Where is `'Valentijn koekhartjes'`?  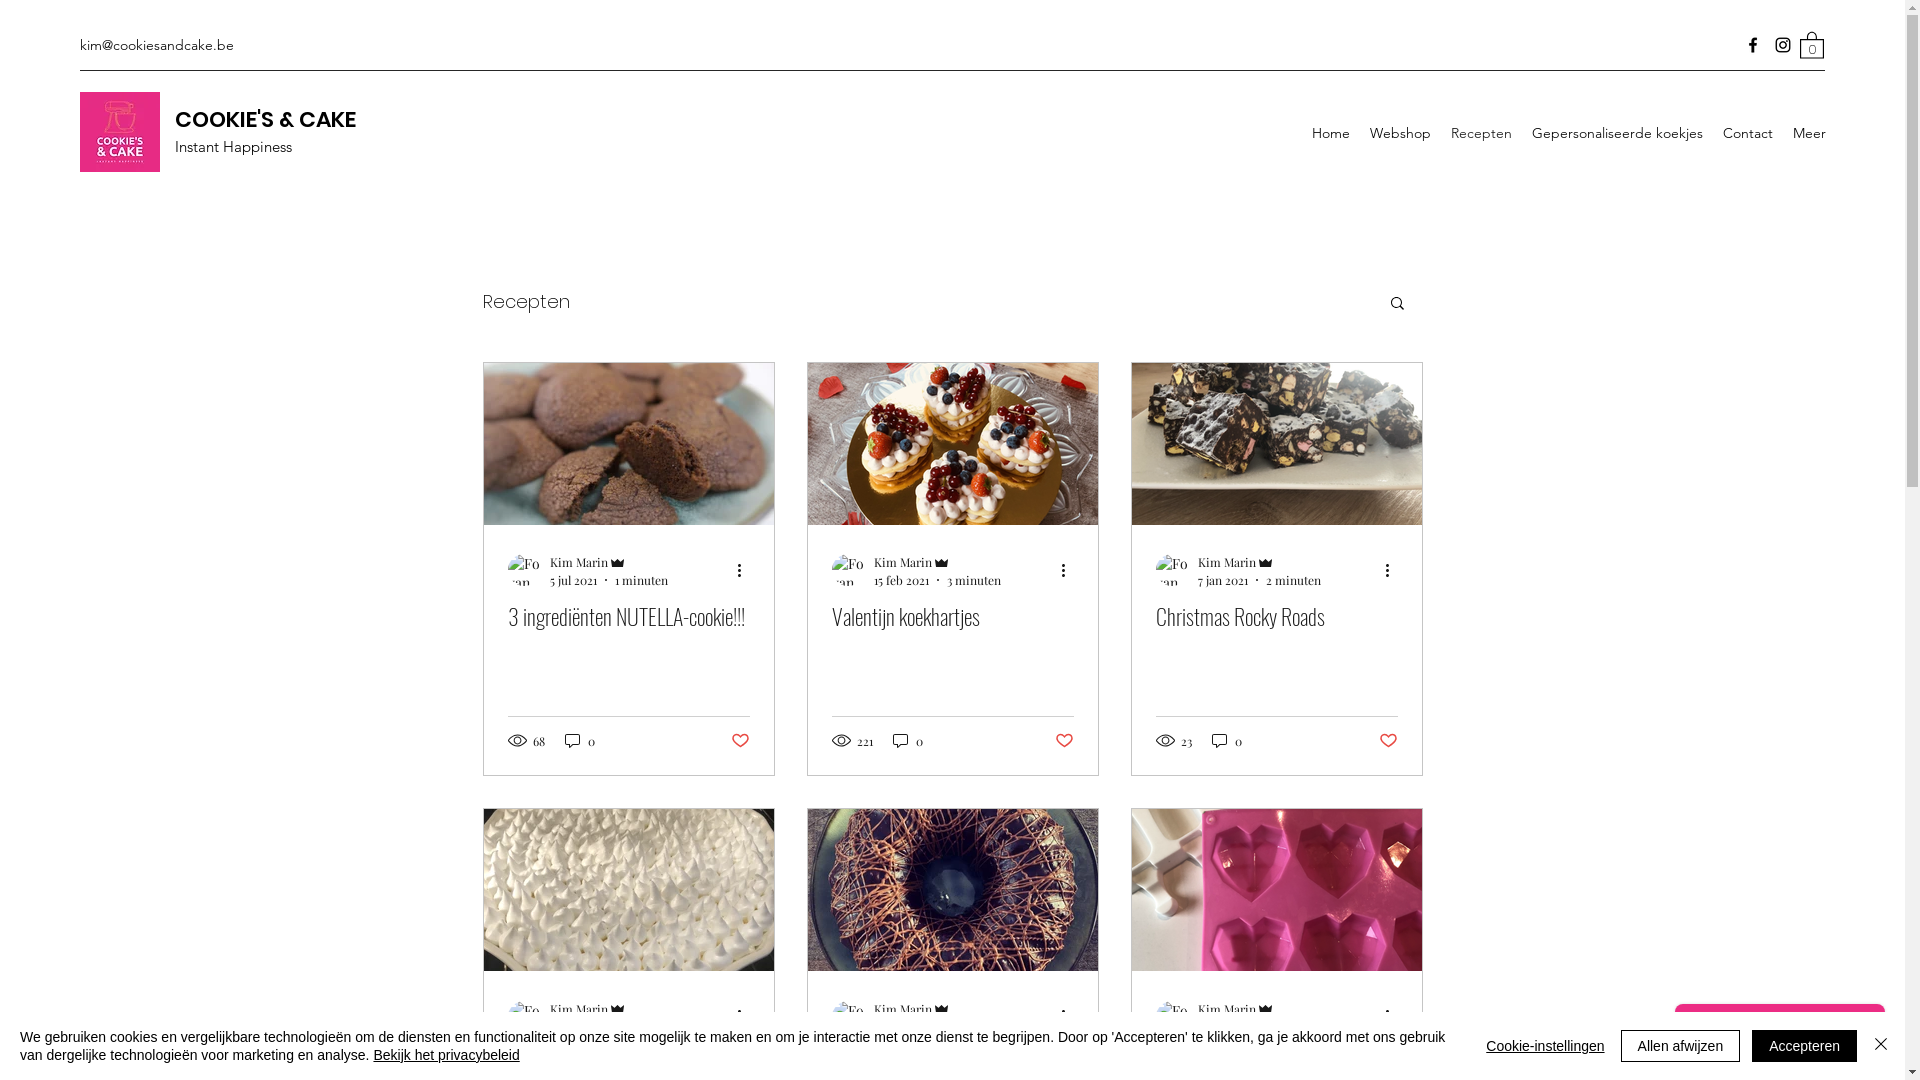 'Valentijn koekhartjes' is located at coordinates (952, 615).